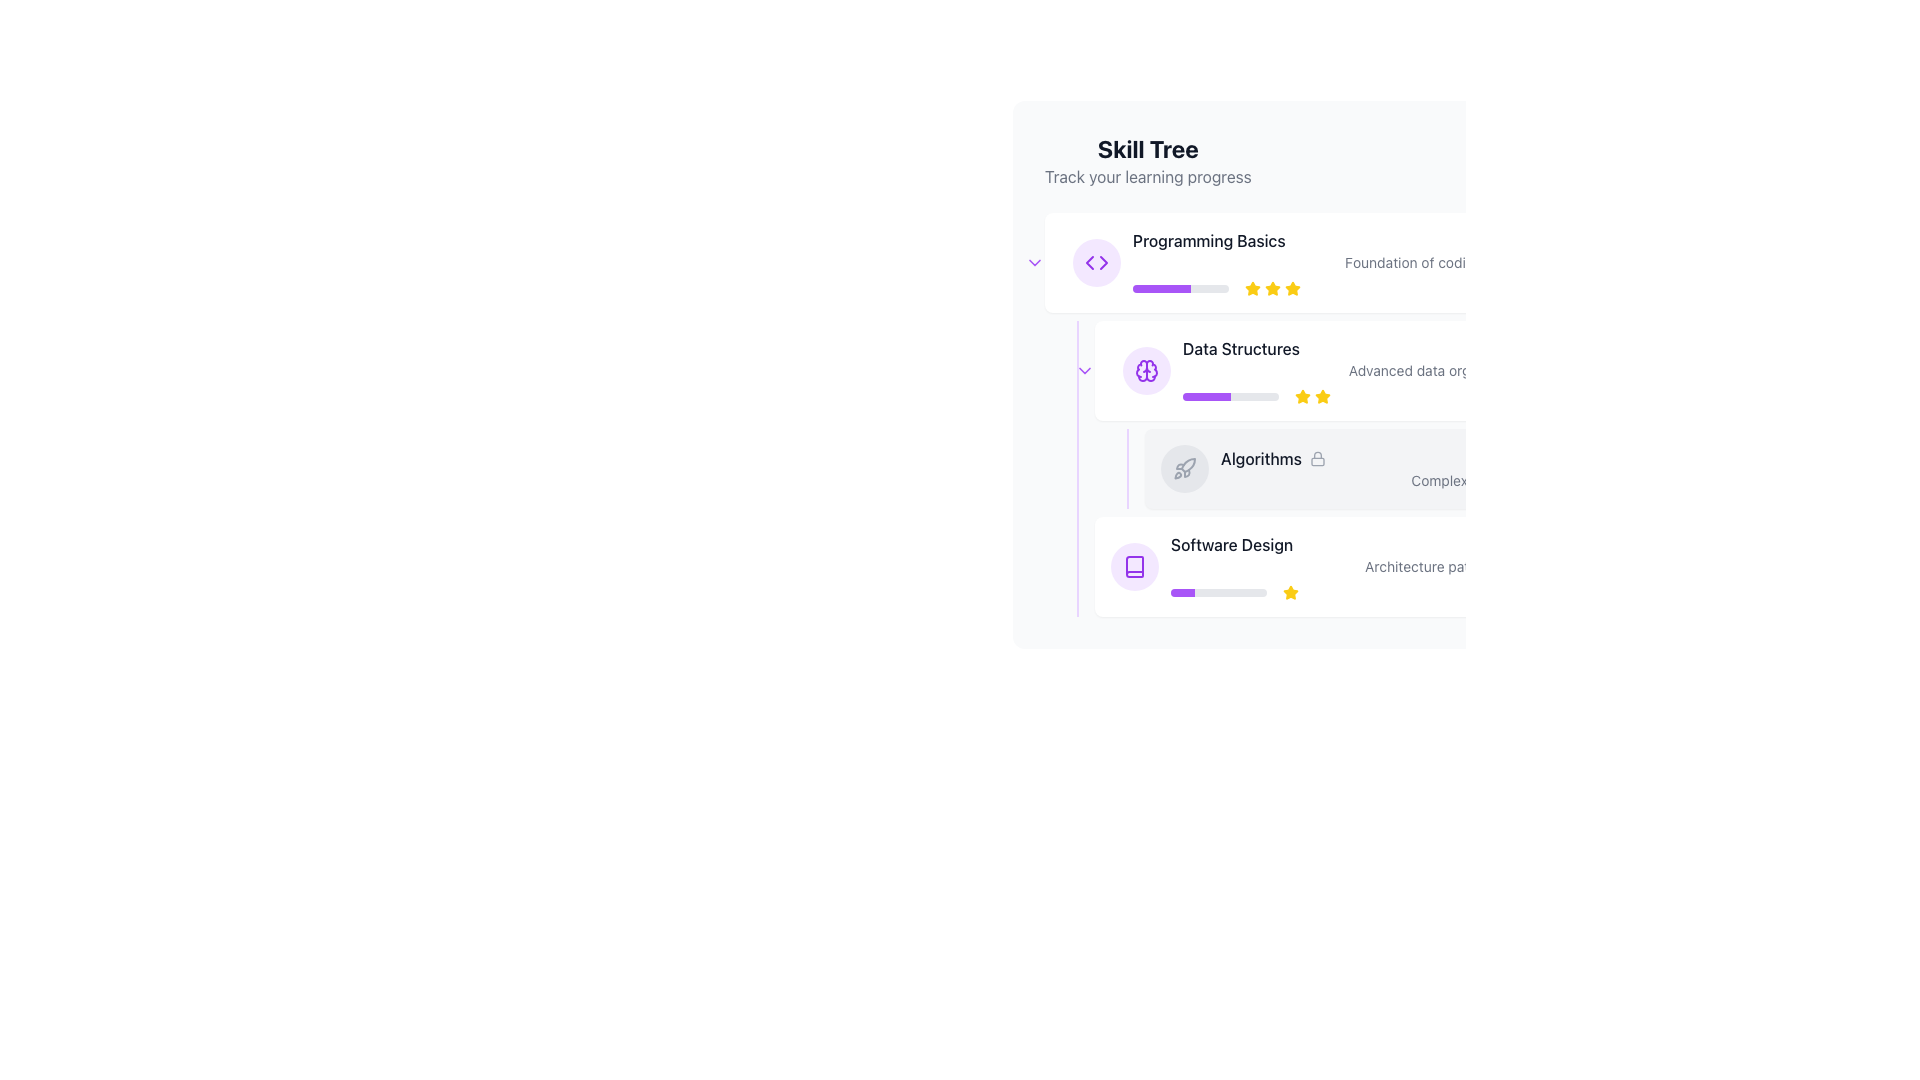 This screenshot has height=1080, width=1920. I want to click on the 'Data Structures' text label, which serves as a section header in the skill tree interface, located below 'Programming Basics' and above 'Algorithms', so click(1240, 347).